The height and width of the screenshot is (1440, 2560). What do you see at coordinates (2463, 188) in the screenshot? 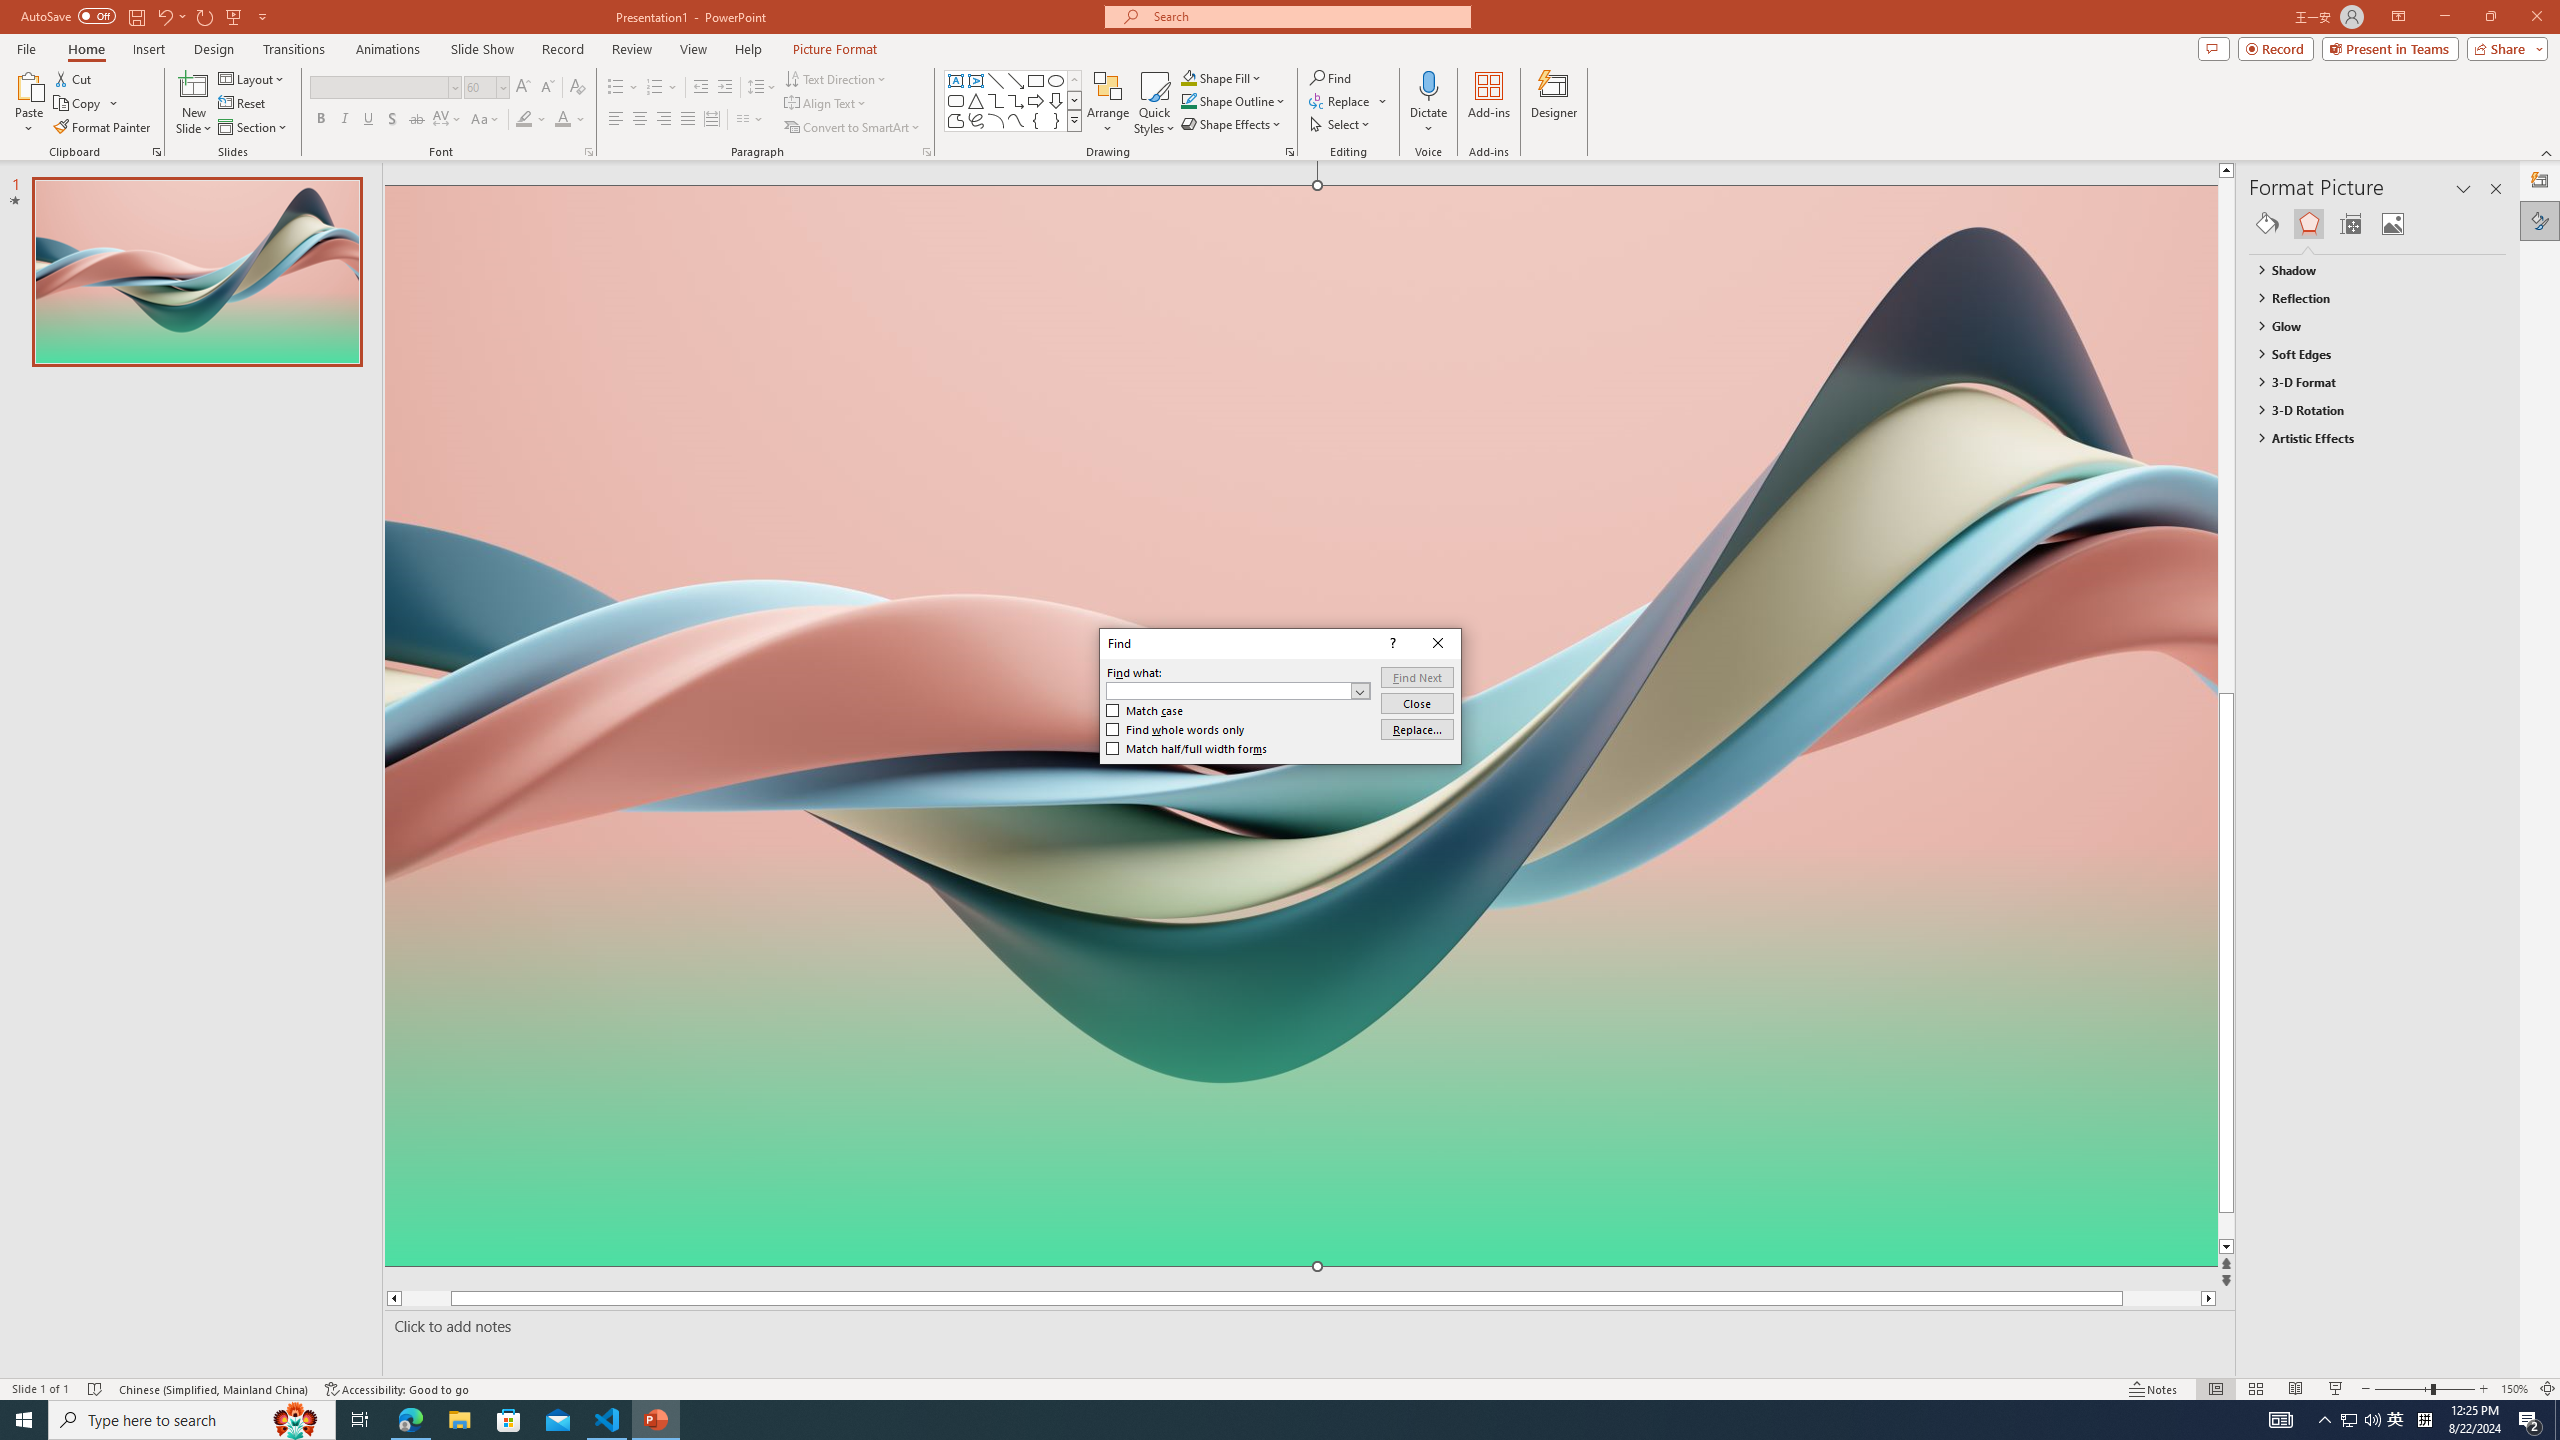
I see `'Task Pane Options'` at bounding box center [2463, 188].